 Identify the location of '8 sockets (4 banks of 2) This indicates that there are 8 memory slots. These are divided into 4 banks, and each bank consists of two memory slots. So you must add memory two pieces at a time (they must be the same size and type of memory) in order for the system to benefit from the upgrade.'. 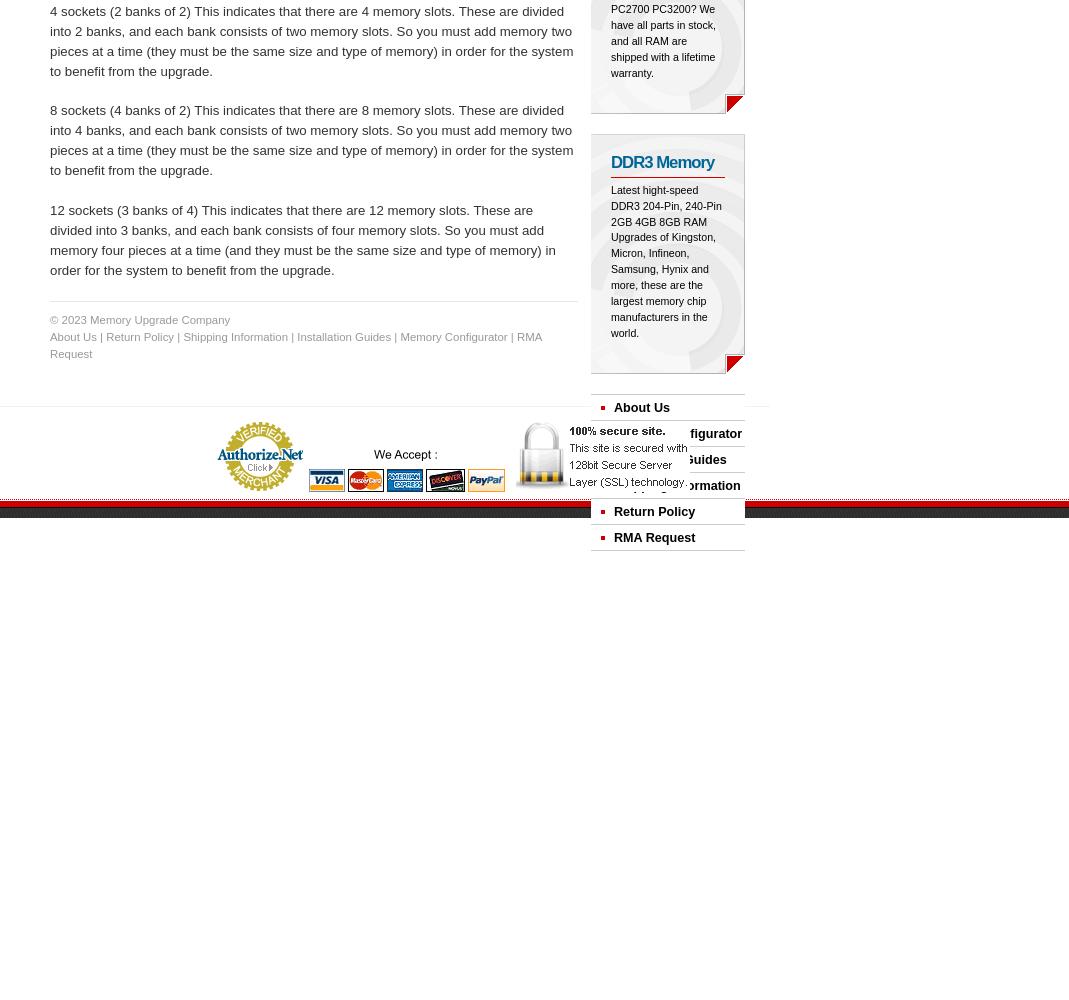
(310, 140).